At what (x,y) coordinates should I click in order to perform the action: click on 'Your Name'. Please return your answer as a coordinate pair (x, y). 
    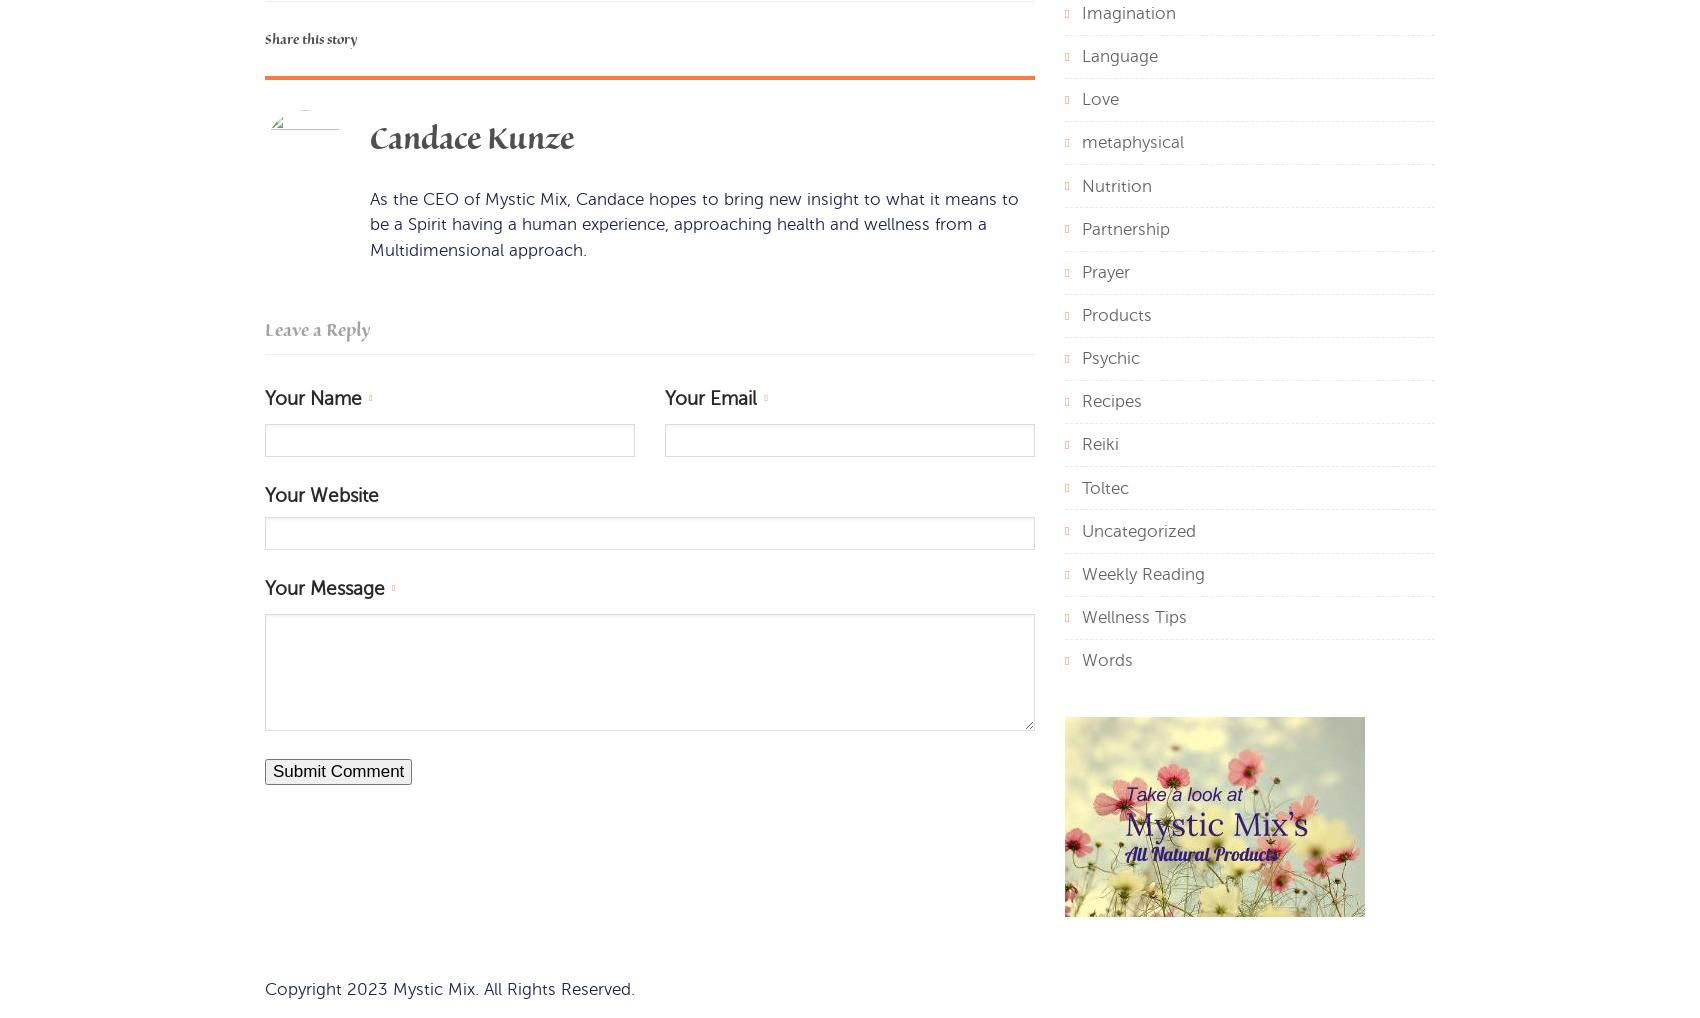
    Looking at the image, I should click on (313, 398).